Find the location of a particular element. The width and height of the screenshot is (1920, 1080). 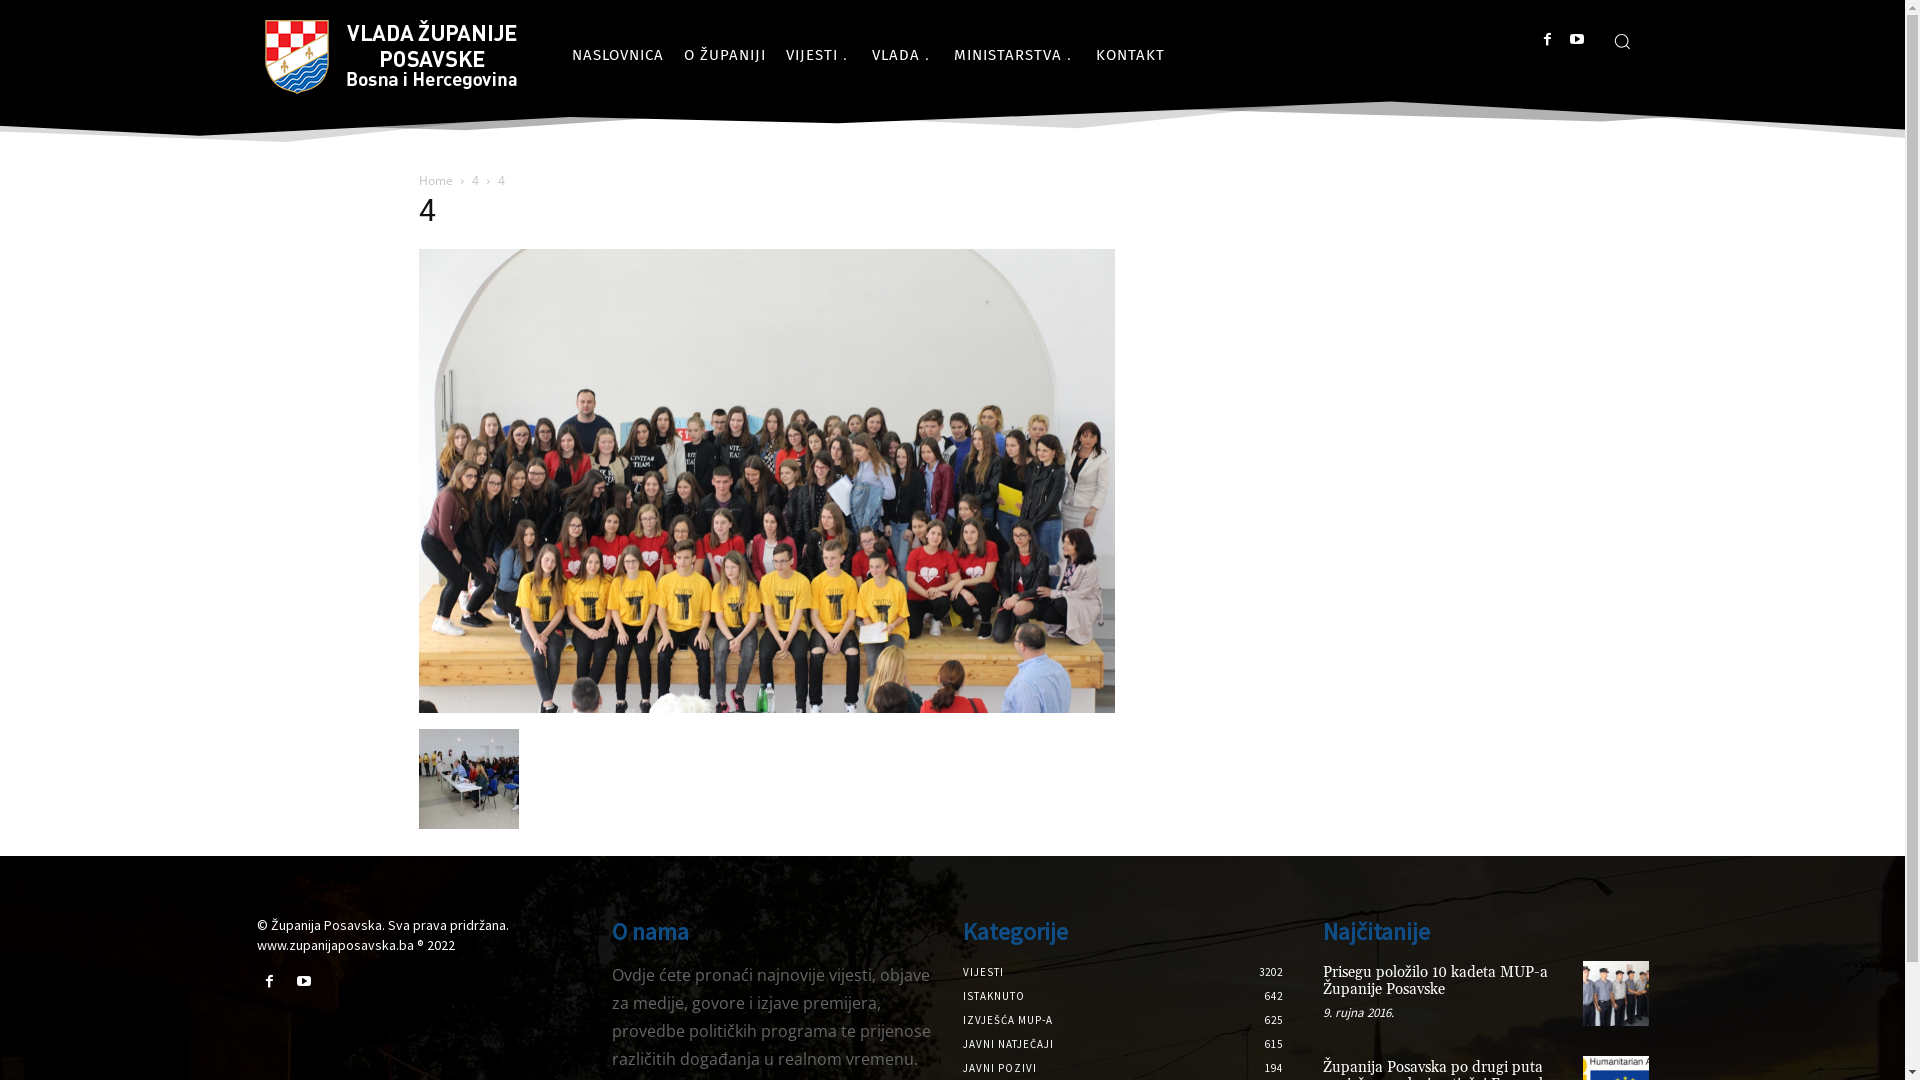

'KONTAKT' is located at coordinates (1130, 53).